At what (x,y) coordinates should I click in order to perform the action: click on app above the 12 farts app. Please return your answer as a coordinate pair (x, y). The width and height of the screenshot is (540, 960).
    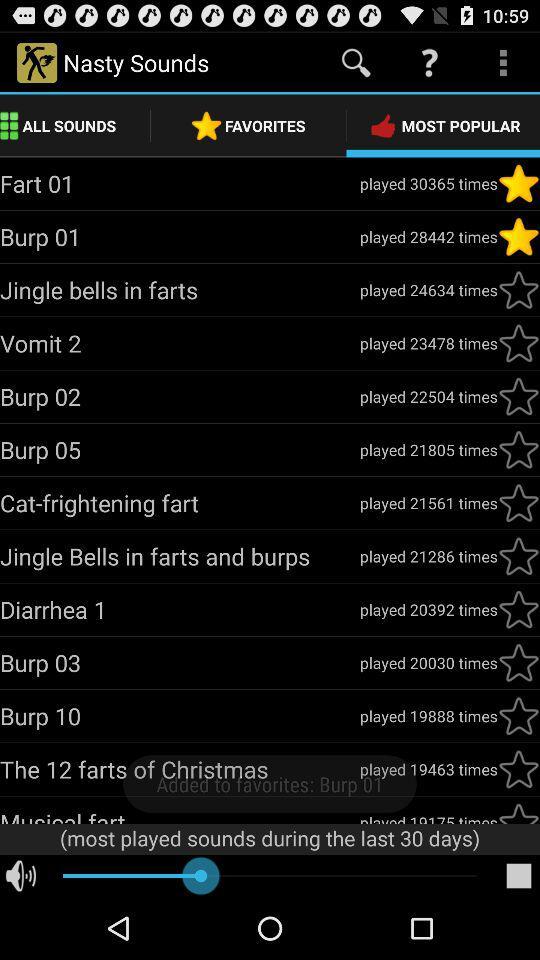
    Looking at the image, I should click on (179, 716).